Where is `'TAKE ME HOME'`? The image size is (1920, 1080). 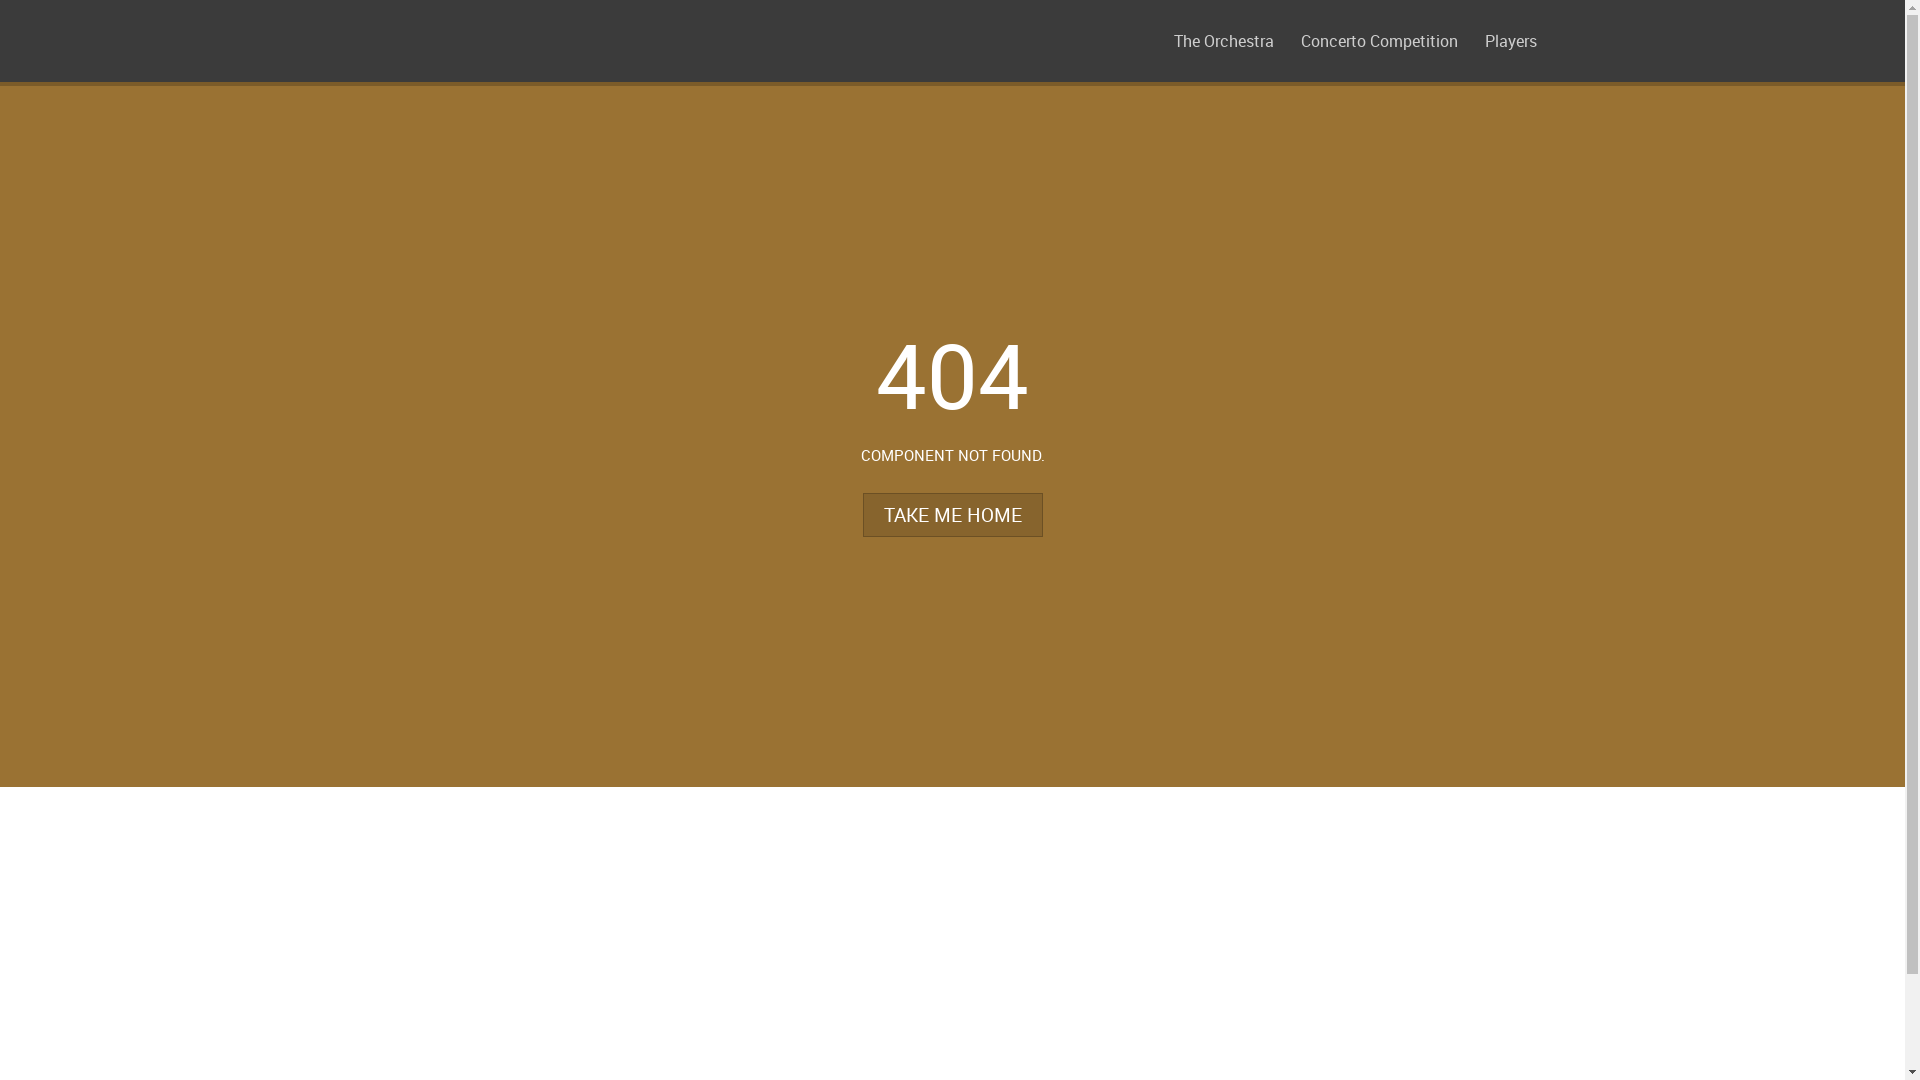 'TAKE ME HOME' is located at coordinates (950, 514).